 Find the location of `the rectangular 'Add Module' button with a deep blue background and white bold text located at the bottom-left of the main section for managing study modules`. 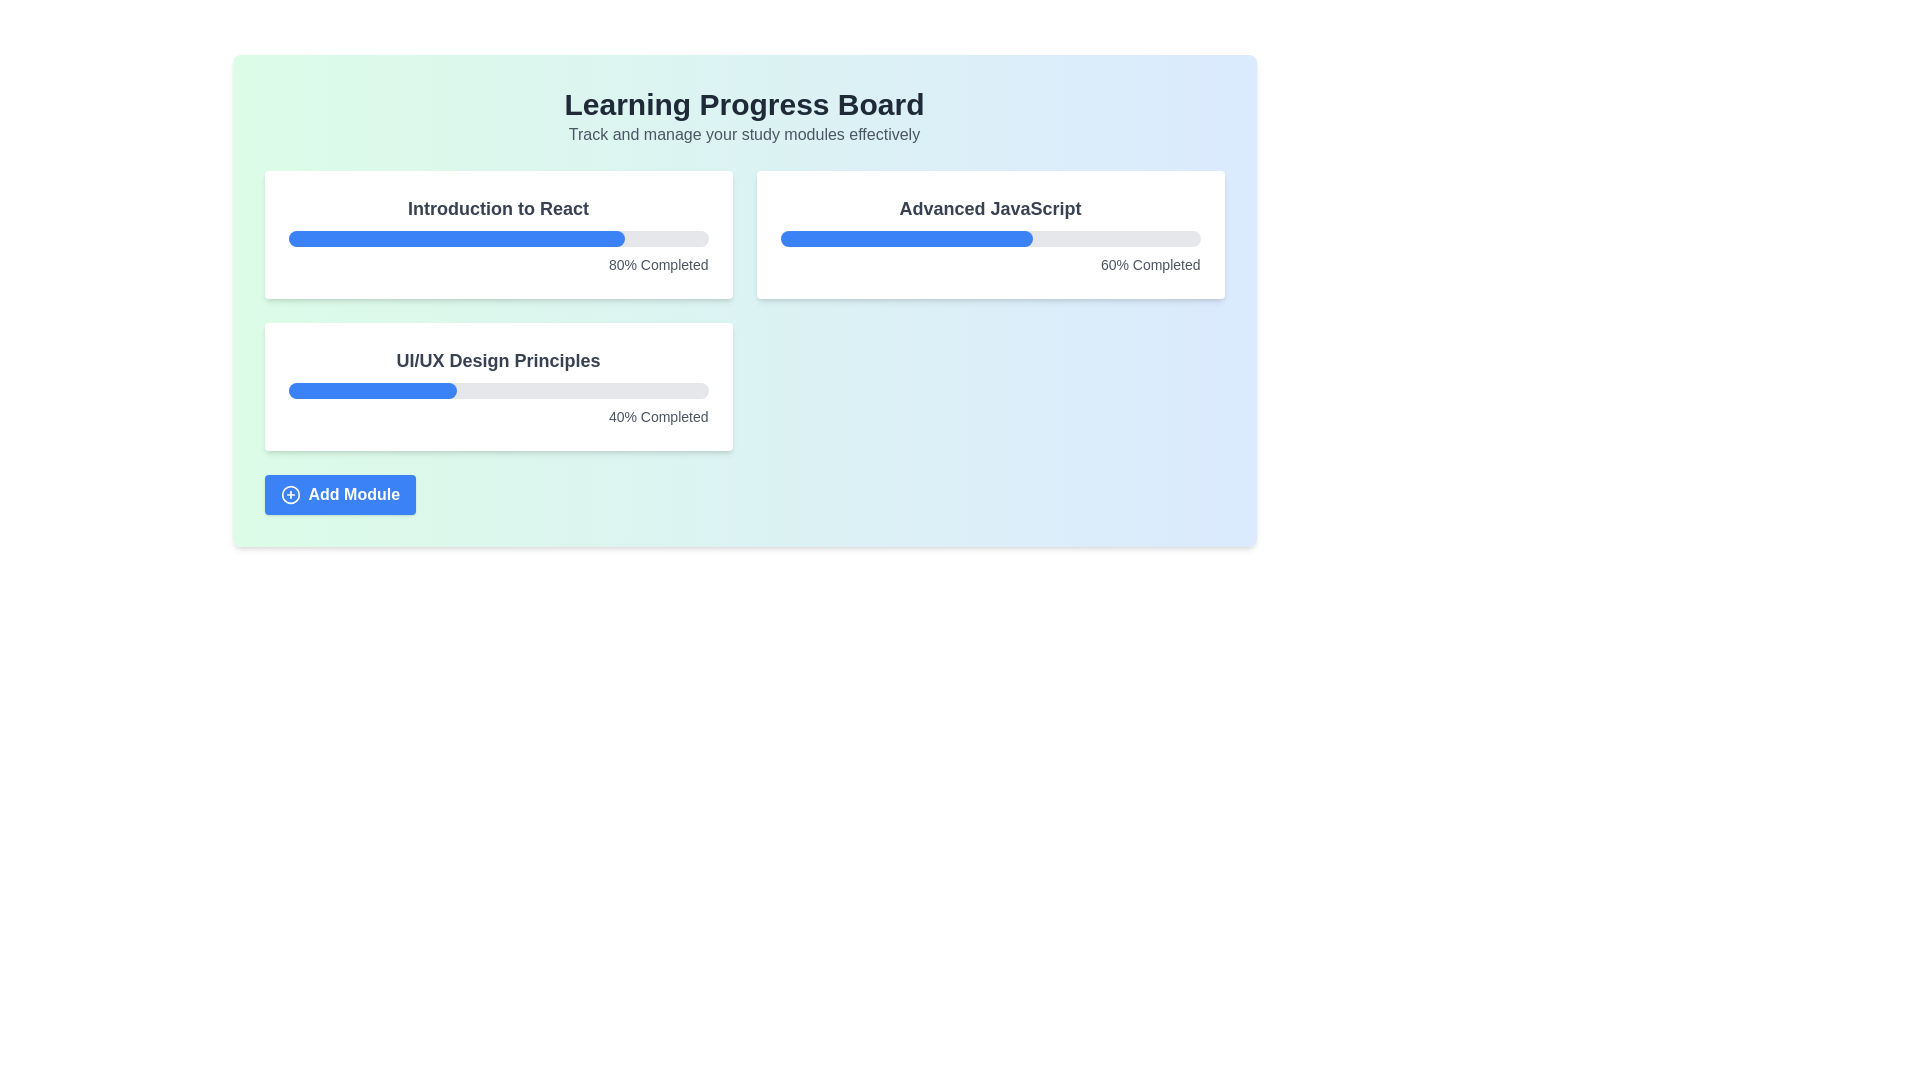

the rectangular 'Add Module' button with a deep blue background and white bold text located at the bottom-left of the main section for managing study modules is located at coordinates (340, 494).